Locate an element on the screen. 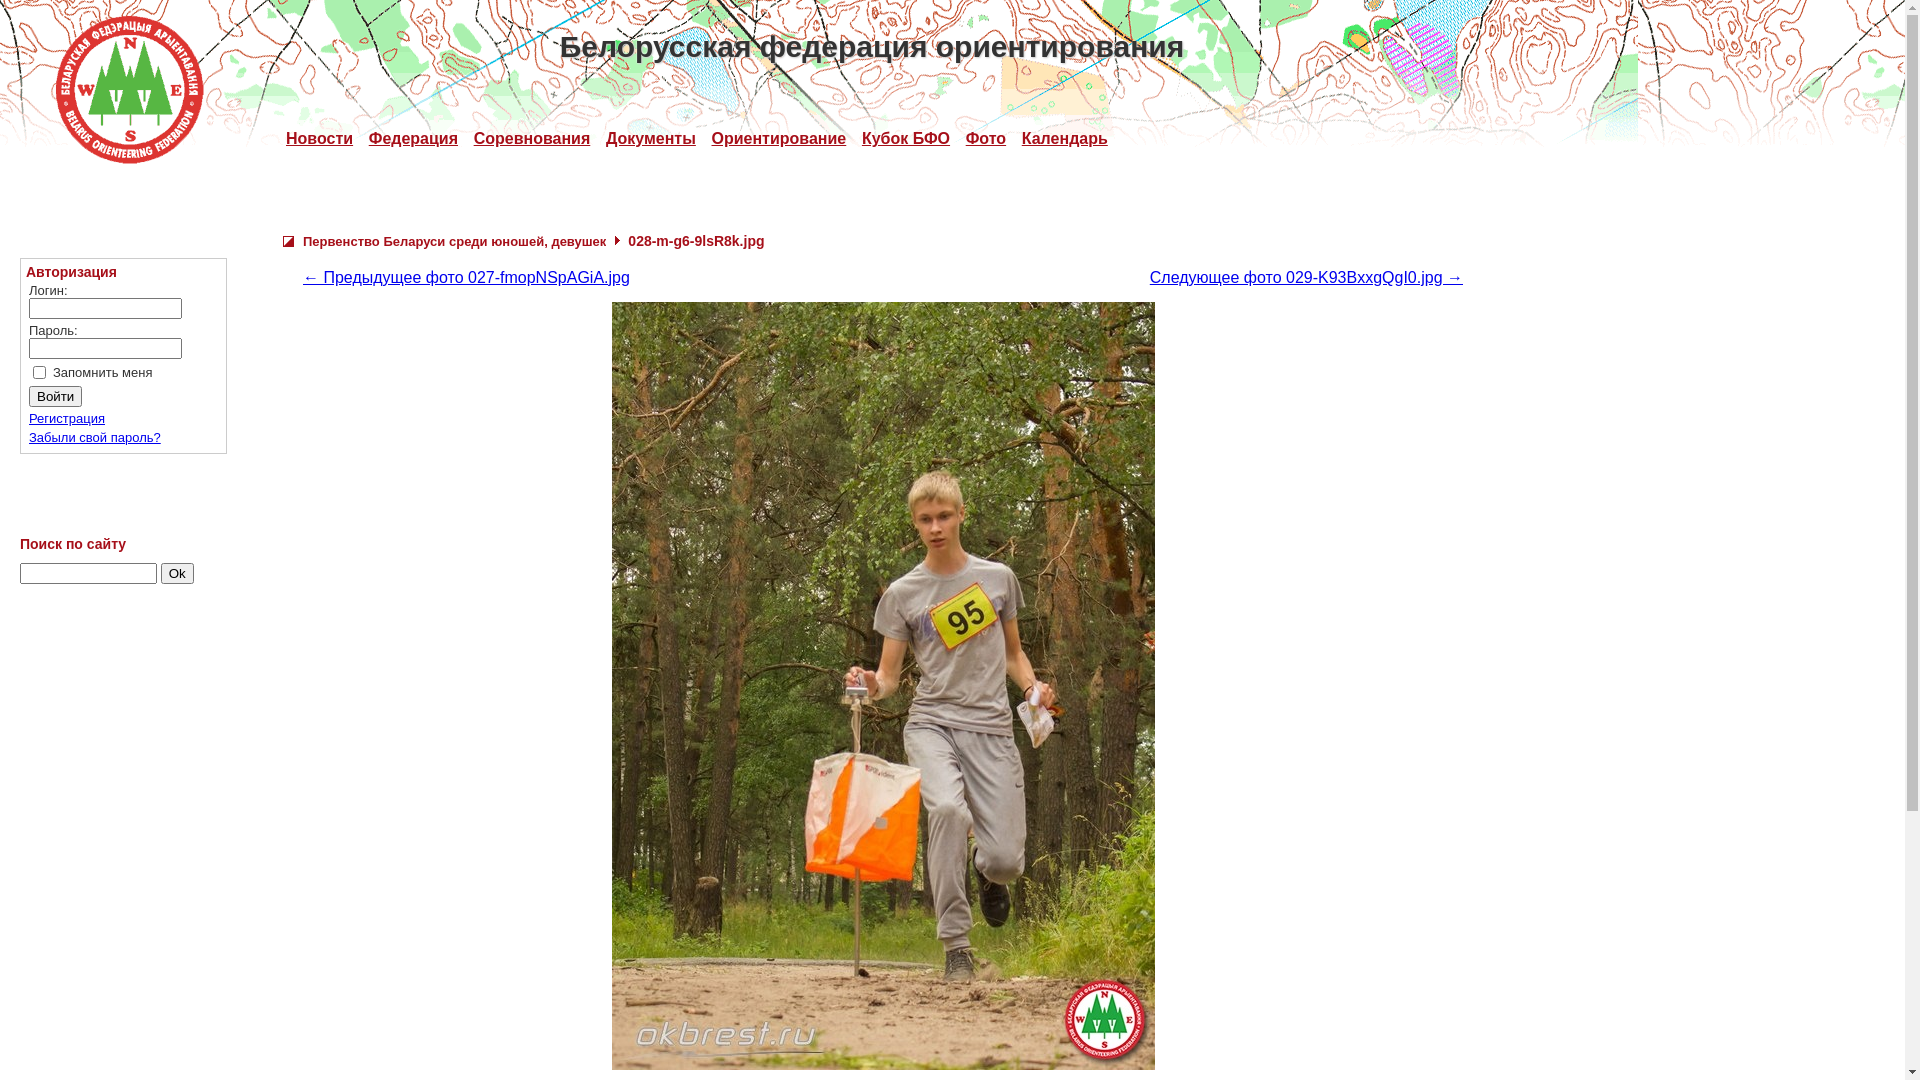  'Ok' is located at coordinates (177, 573).